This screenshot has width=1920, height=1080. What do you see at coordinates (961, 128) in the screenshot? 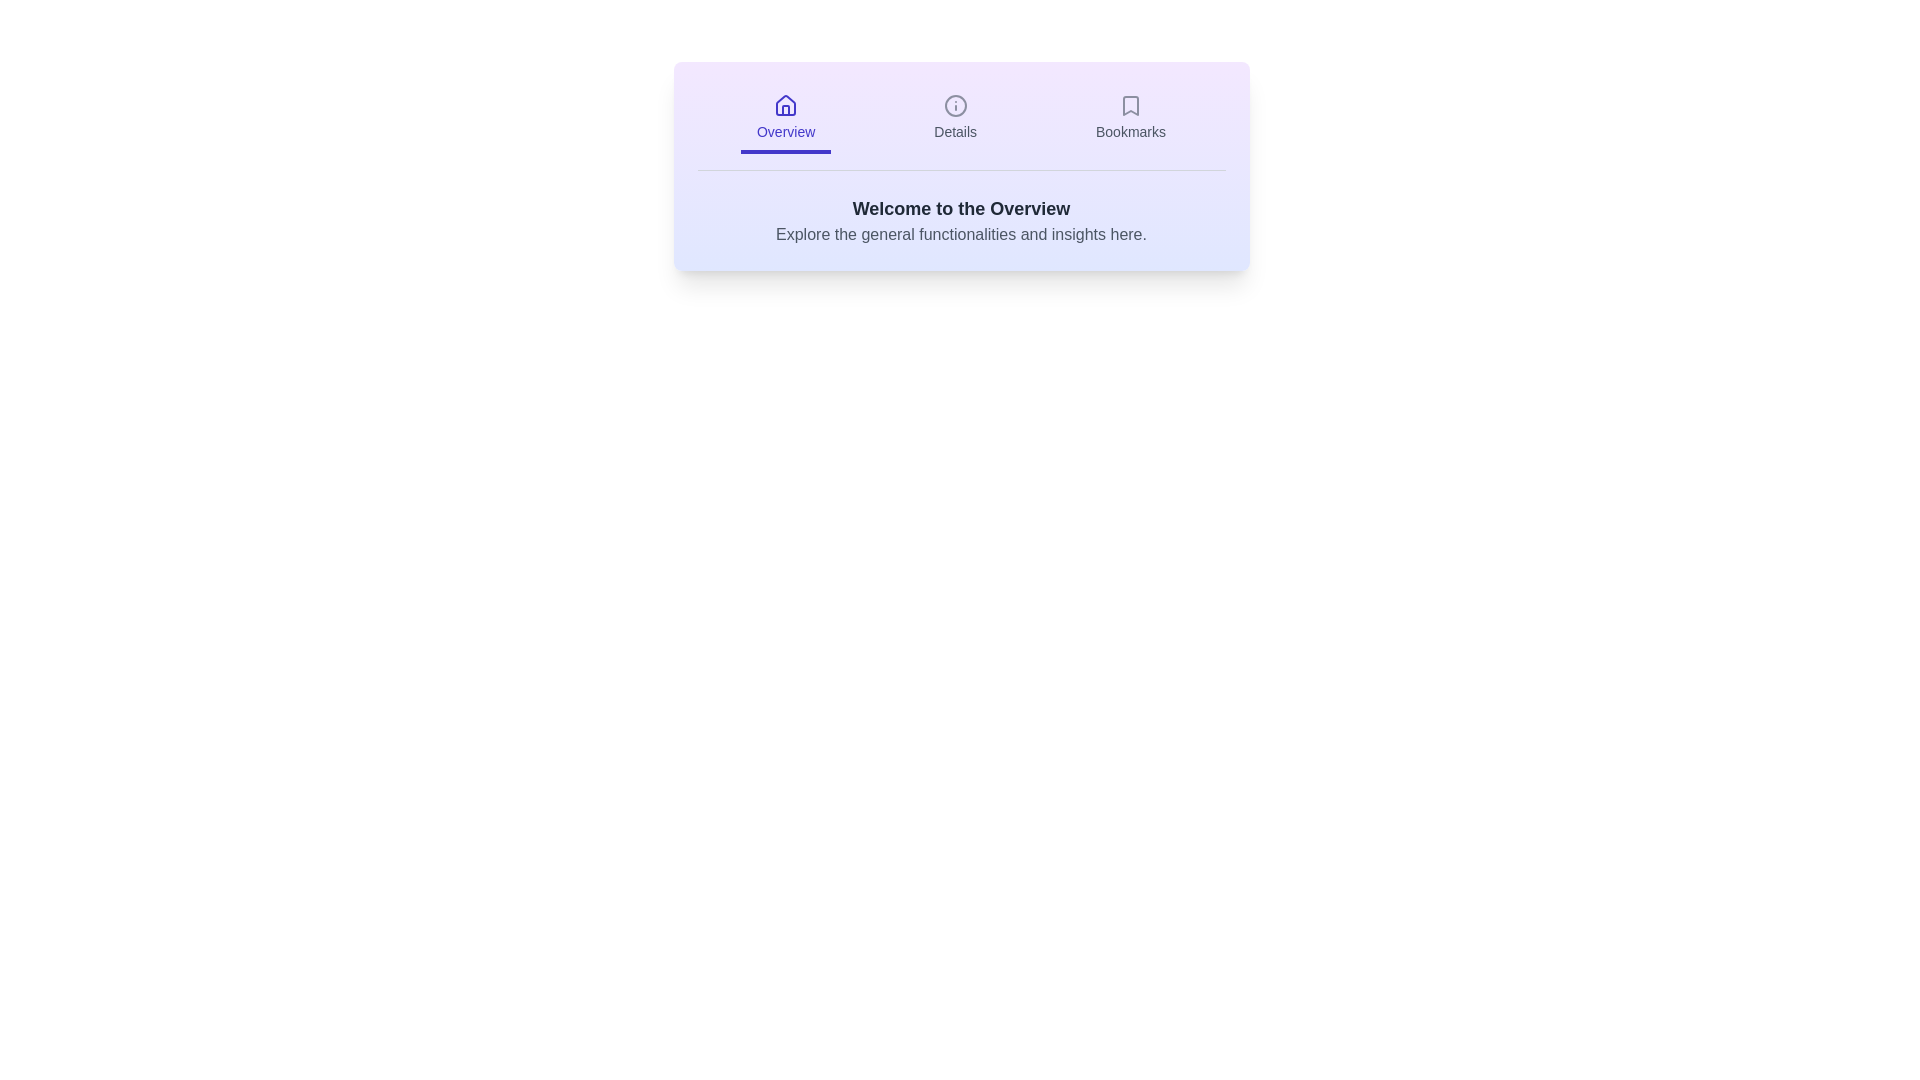
I see `the 'Details' tab in the Navigation Bar at the top of the application` at bounding box center [961, 128].